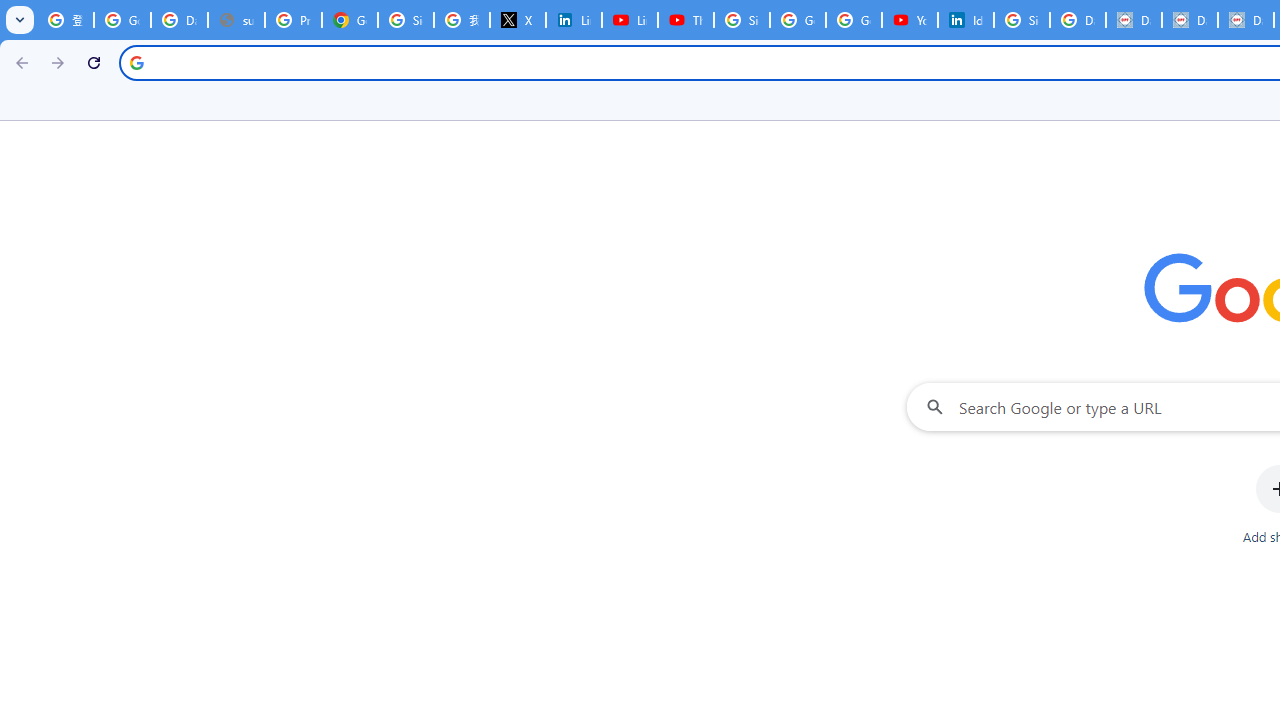 This screenshot has height=720, width=1280. I want to click on 'LinkedIn Privacy Policy', so click(573, 20).